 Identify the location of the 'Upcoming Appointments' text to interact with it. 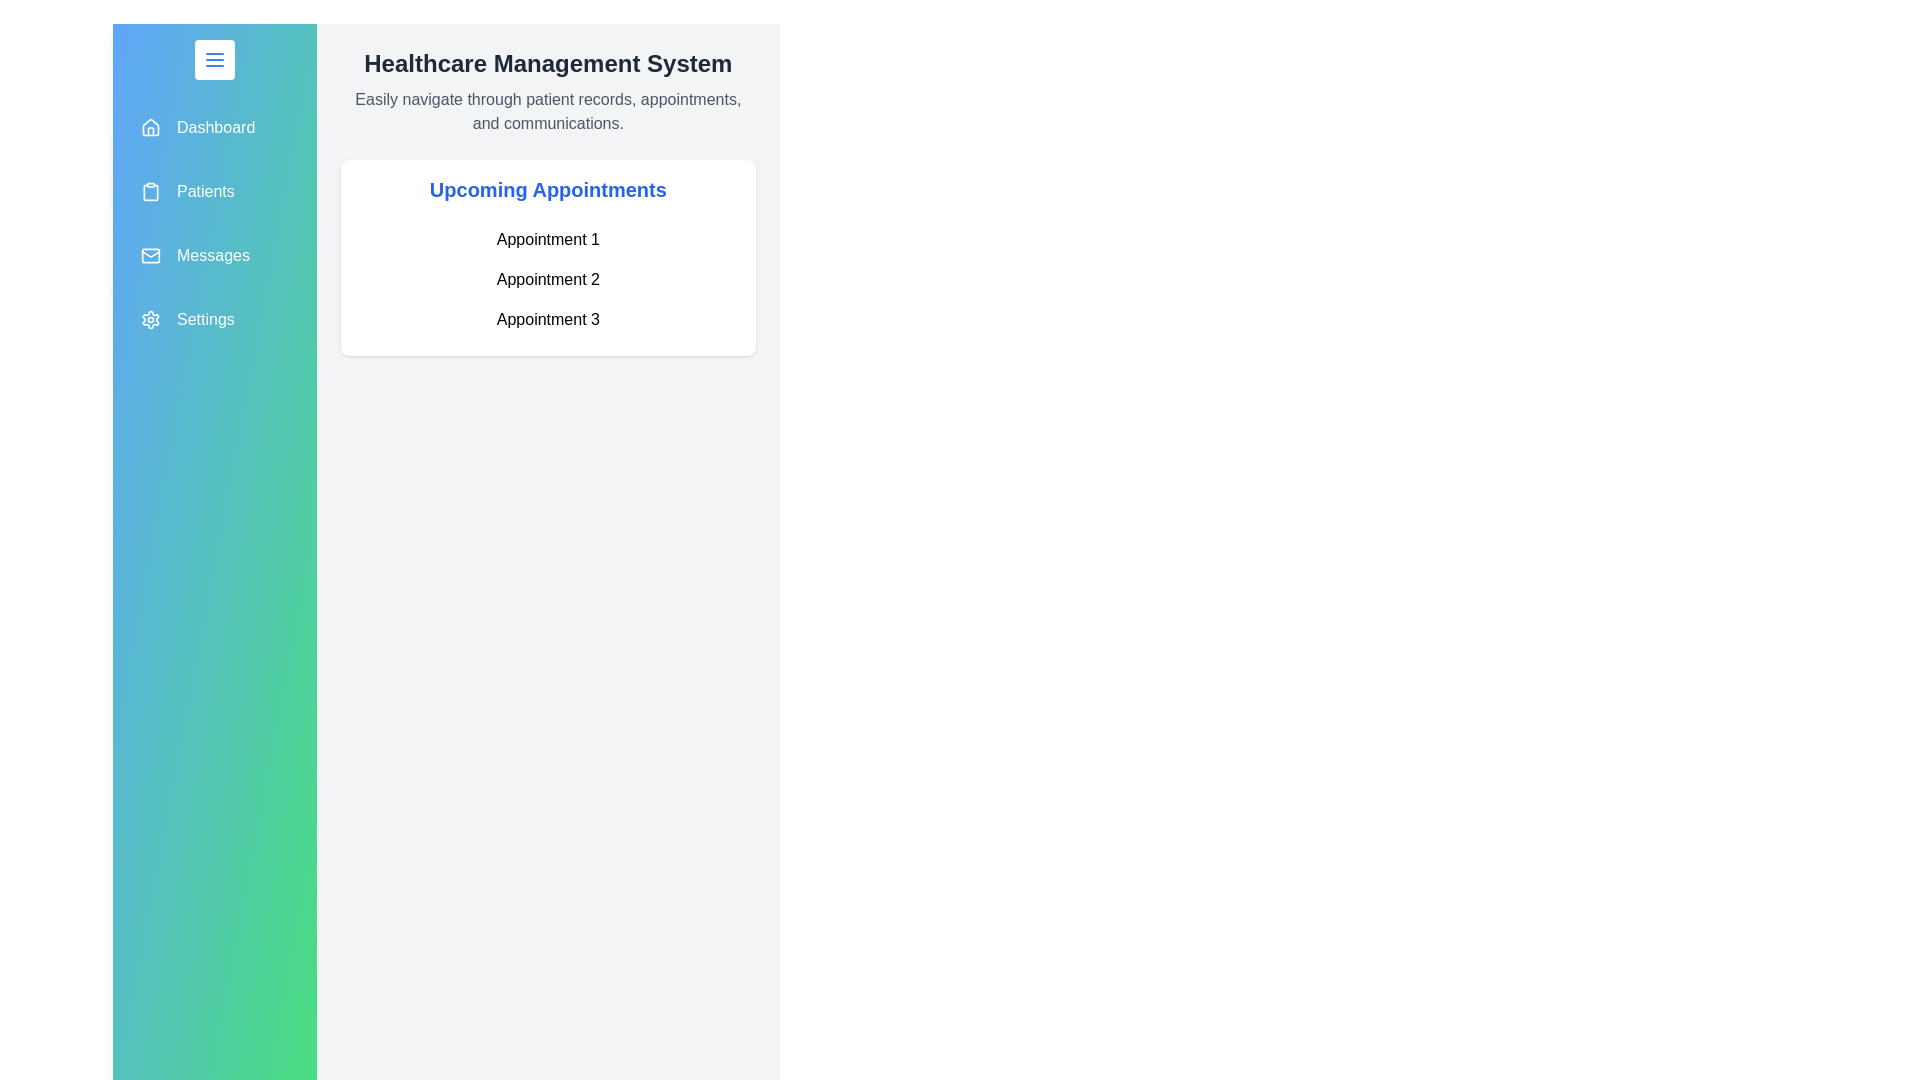
(547, 189).